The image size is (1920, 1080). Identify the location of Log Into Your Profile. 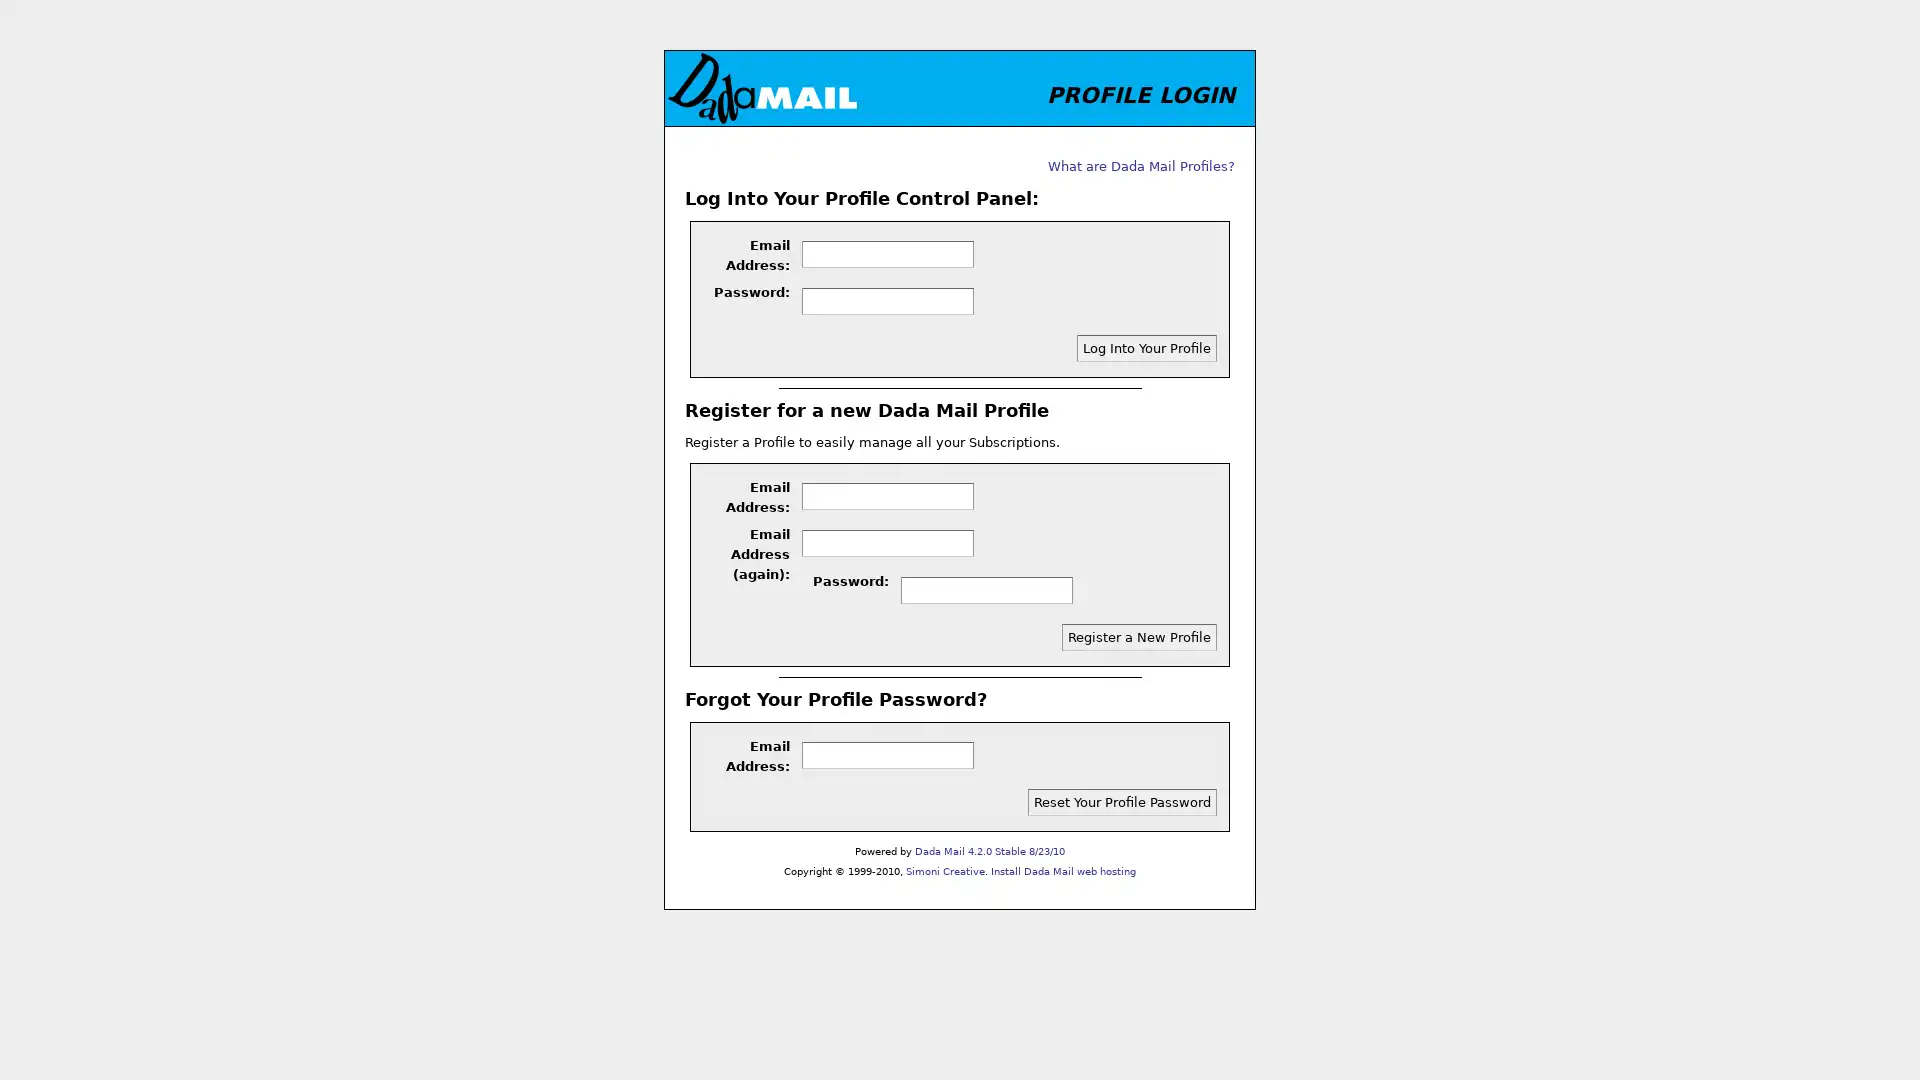
(1147, 346).